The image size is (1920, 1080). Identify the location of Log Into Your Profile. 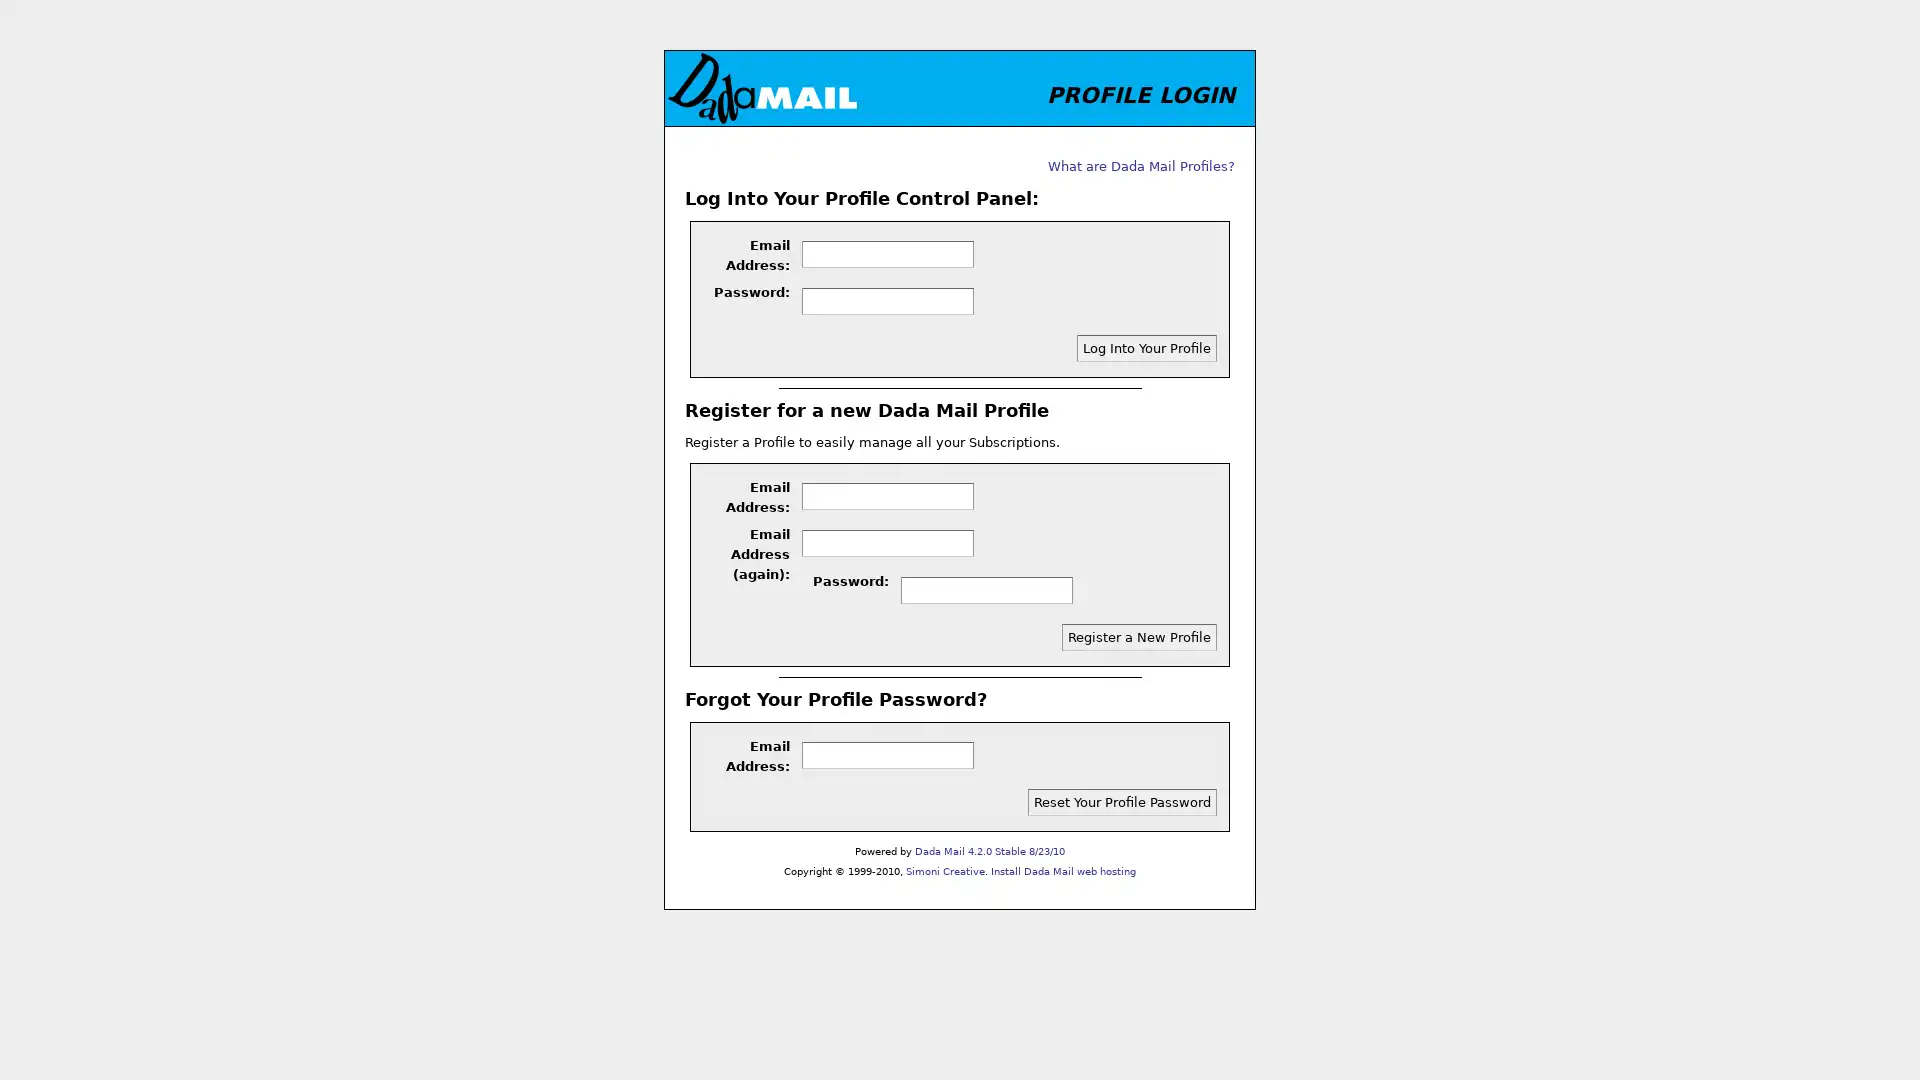
(1147, 346).